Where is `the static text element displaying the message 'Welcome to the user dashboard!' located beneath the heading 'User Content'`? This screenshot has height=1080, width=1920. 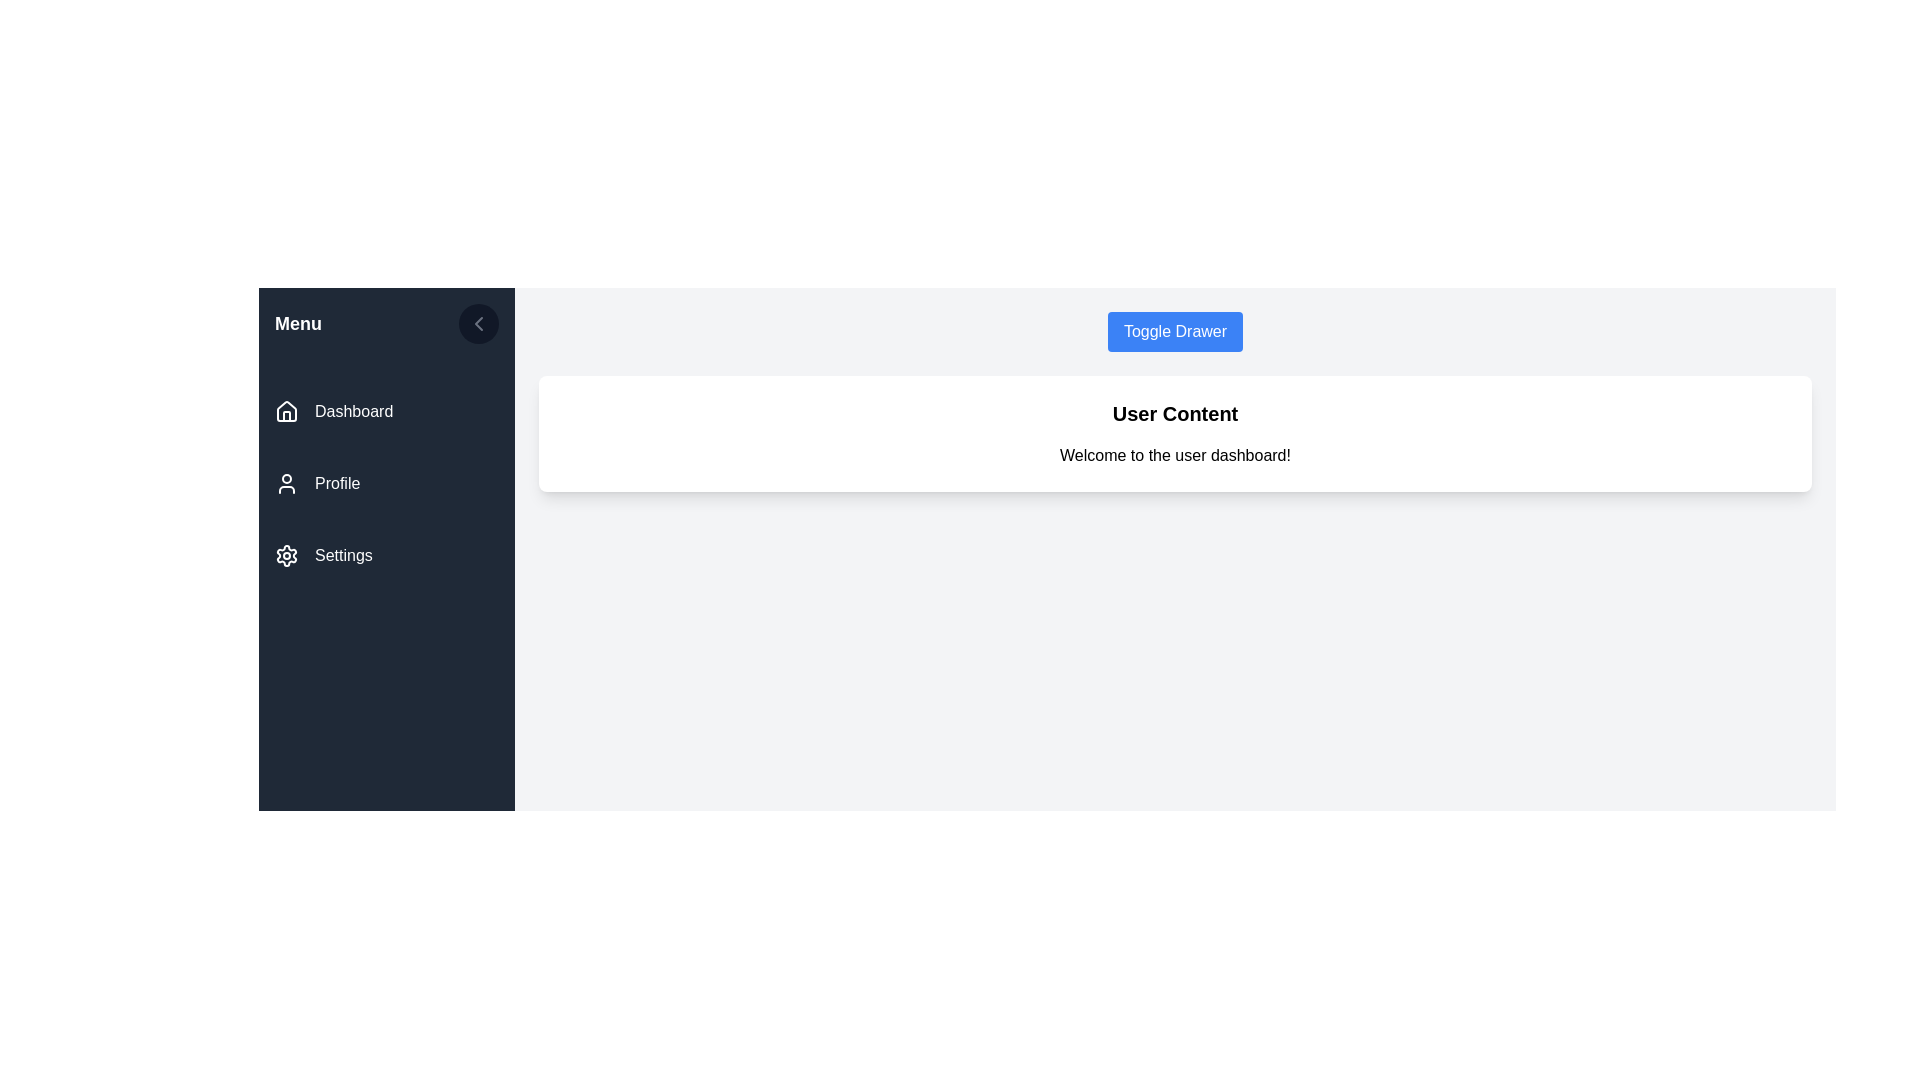
the static text element displaying the message 'Welcome to the user dashboard!' located beneath the heading 'User Content' is located at coordinates (1175, 455).